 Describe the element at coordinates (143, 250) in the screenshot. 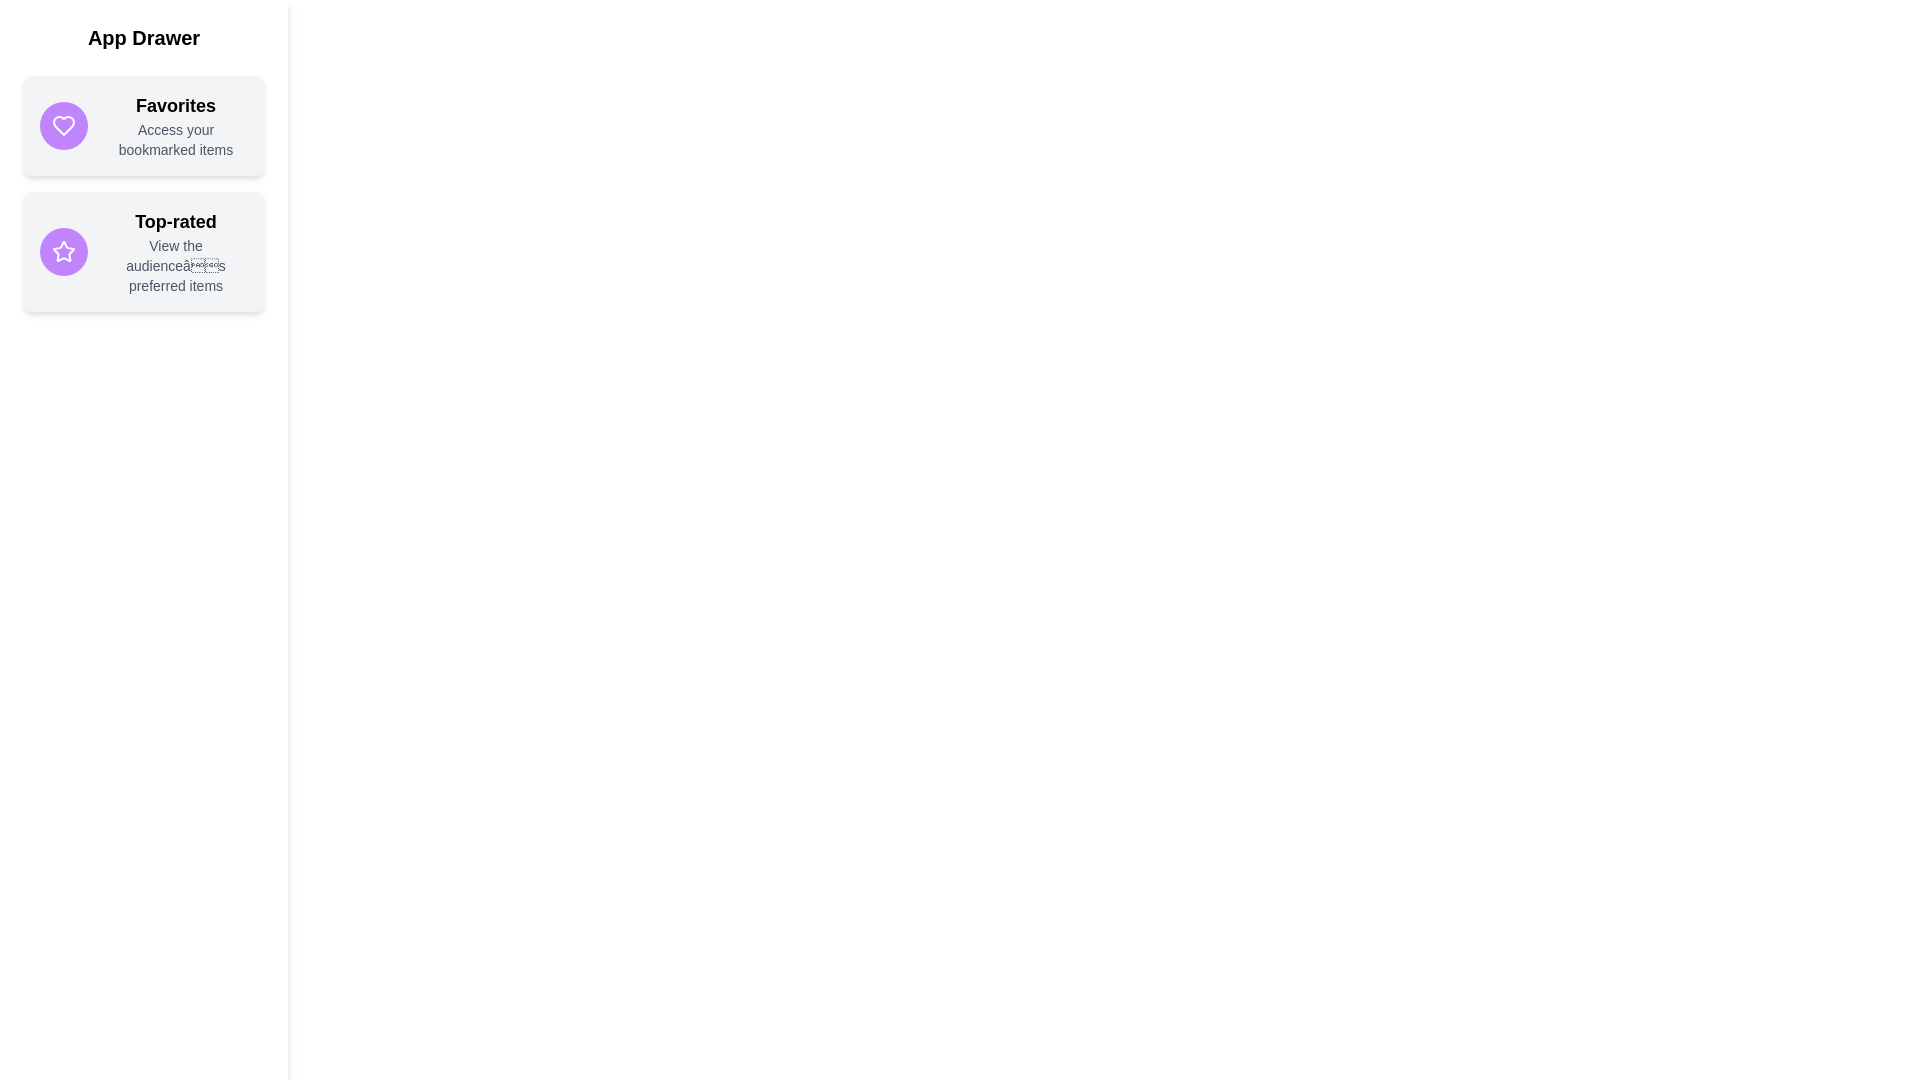

I see `the 'Top-rated' item in the drawer` at that location.